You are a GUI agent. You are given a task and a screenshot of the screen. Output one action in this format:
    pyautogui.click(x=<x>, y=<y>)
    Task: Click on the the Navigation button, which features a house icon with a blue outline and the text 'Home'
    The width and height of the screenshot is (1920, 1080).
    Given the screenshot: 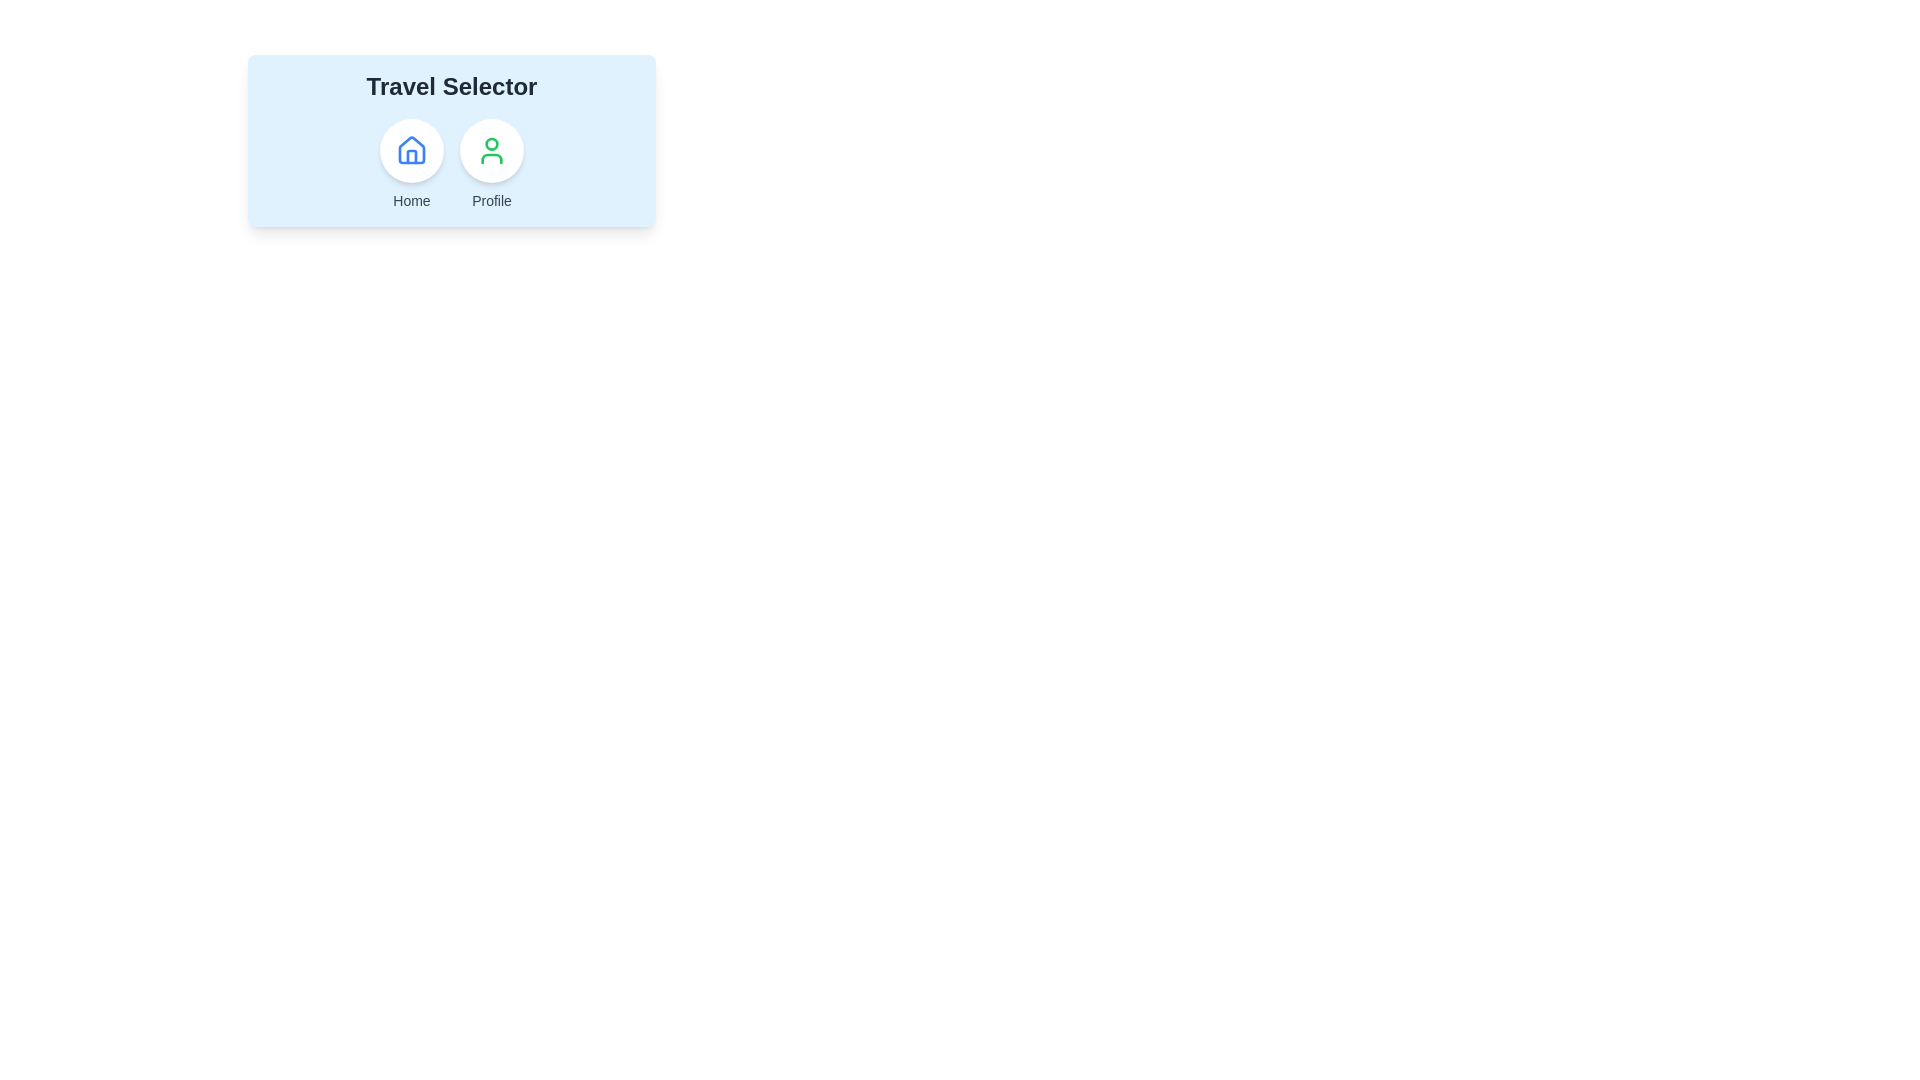 What is the action you would take?
    pyautogui.click(x=411, y=164)
    